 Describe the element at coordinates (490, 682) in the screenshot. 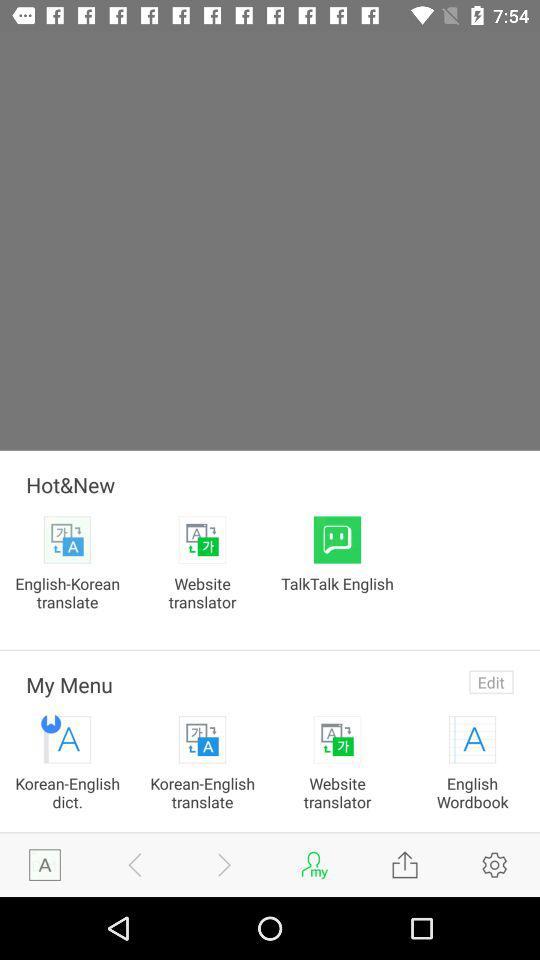

I see `the item to the right of my menu` at that location.